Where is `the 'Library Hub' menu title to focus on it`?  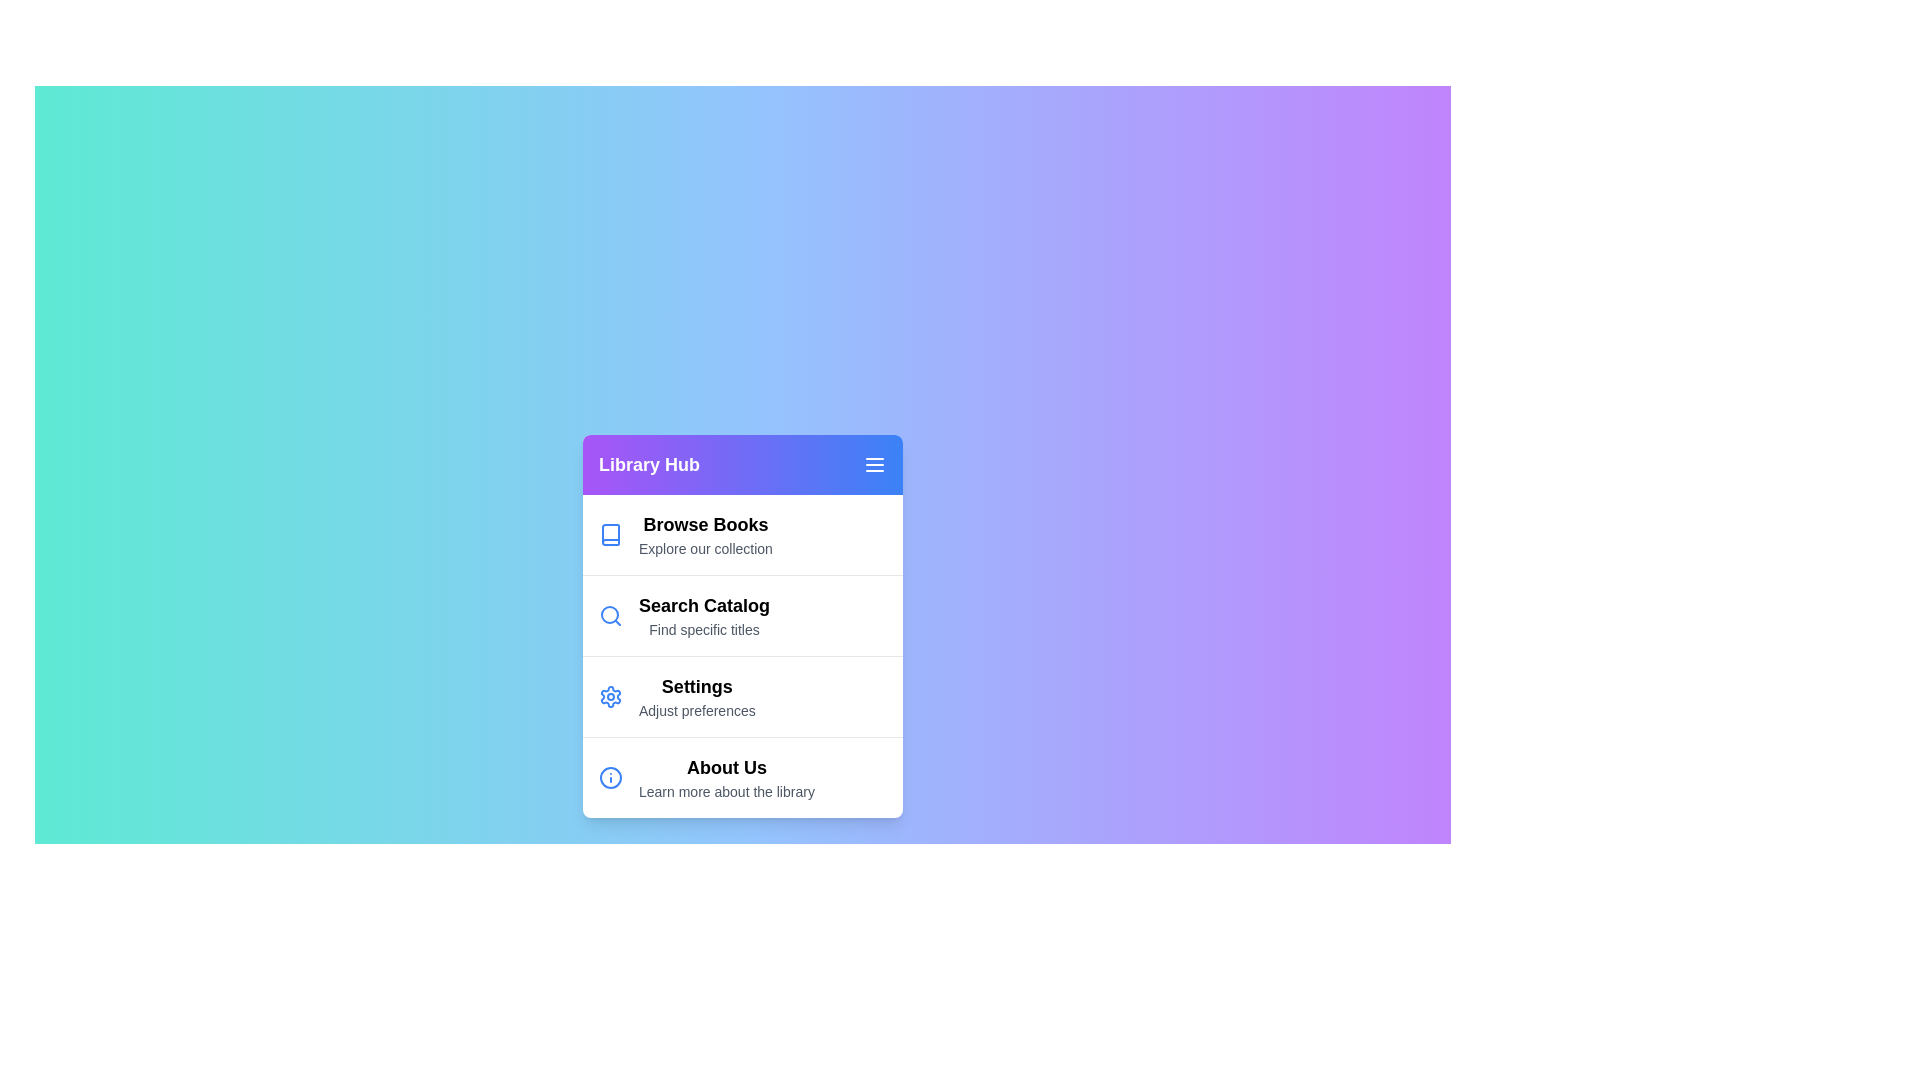 the 'Library Hub' menu title to focus on it is located at coordinates (649, 464).